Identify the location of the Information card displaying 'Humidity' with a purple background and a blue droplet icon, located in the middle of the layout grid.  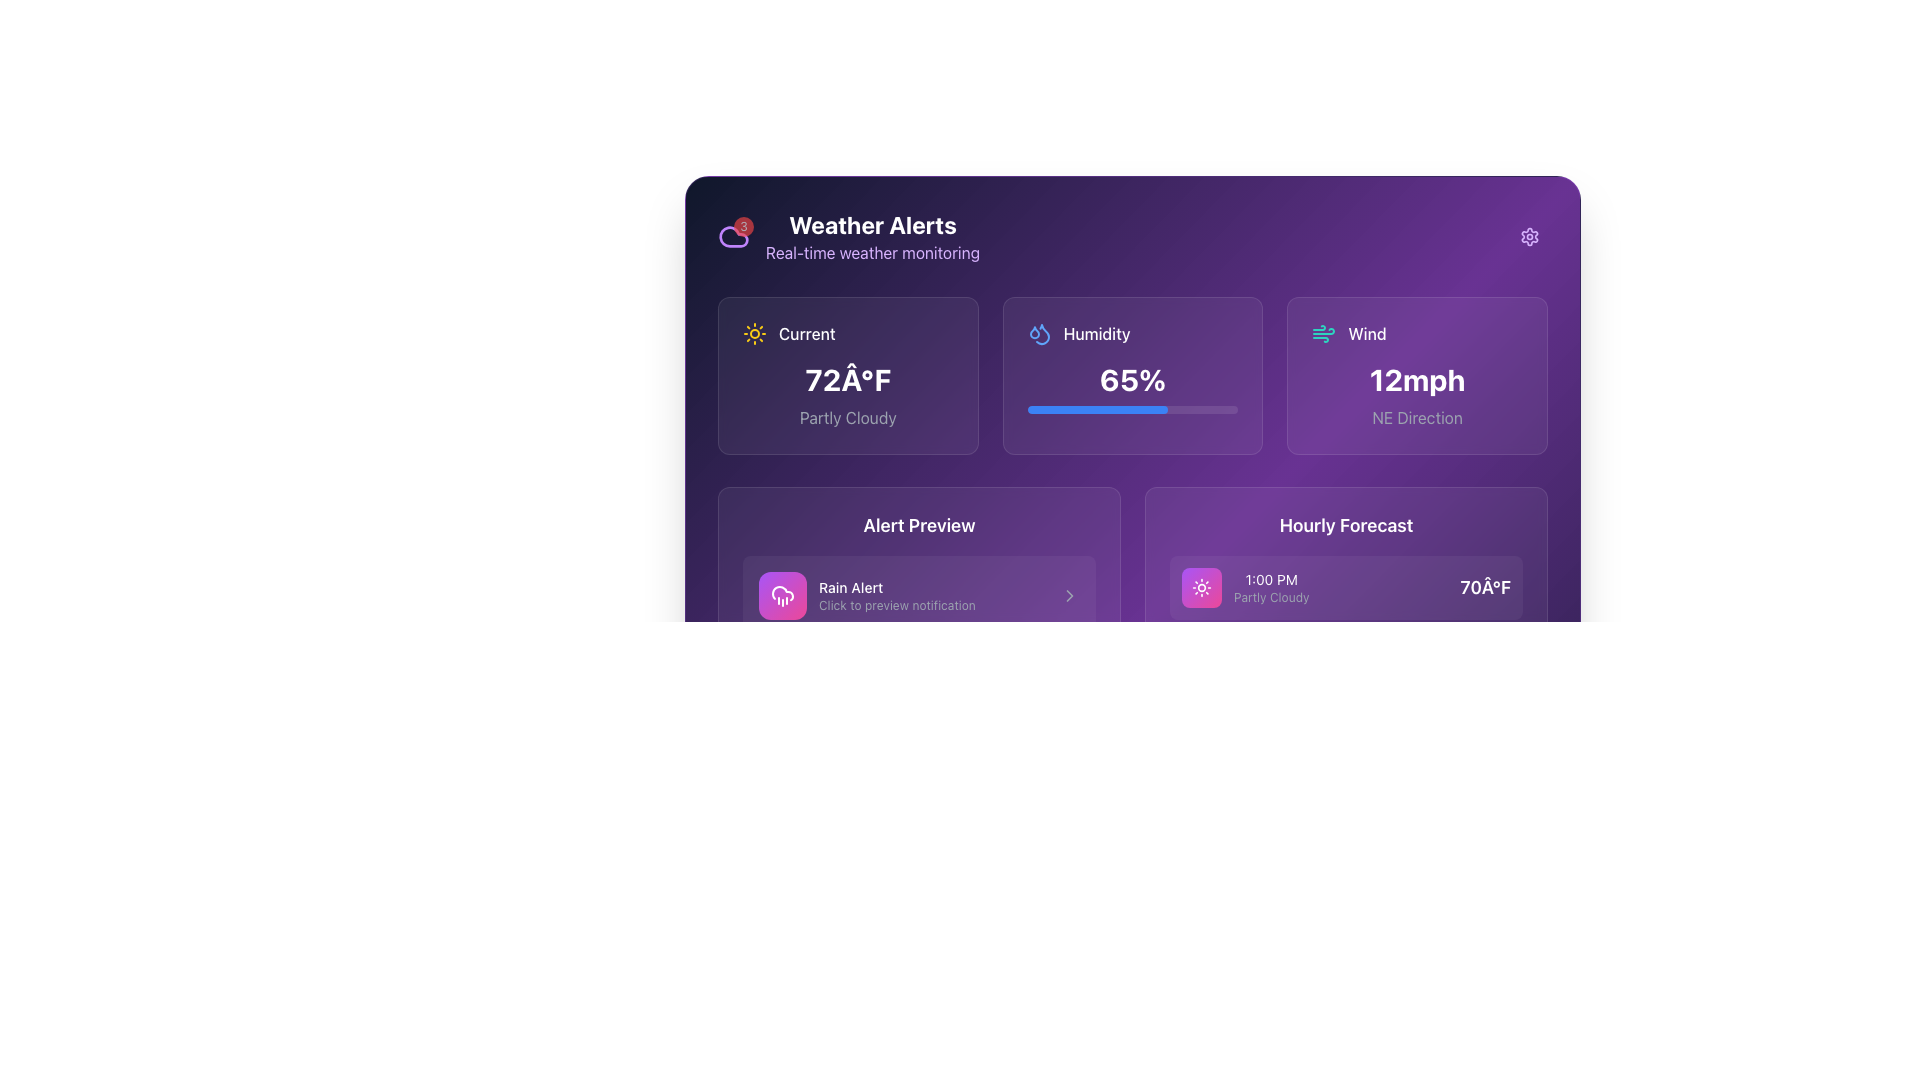
(1132, 375).